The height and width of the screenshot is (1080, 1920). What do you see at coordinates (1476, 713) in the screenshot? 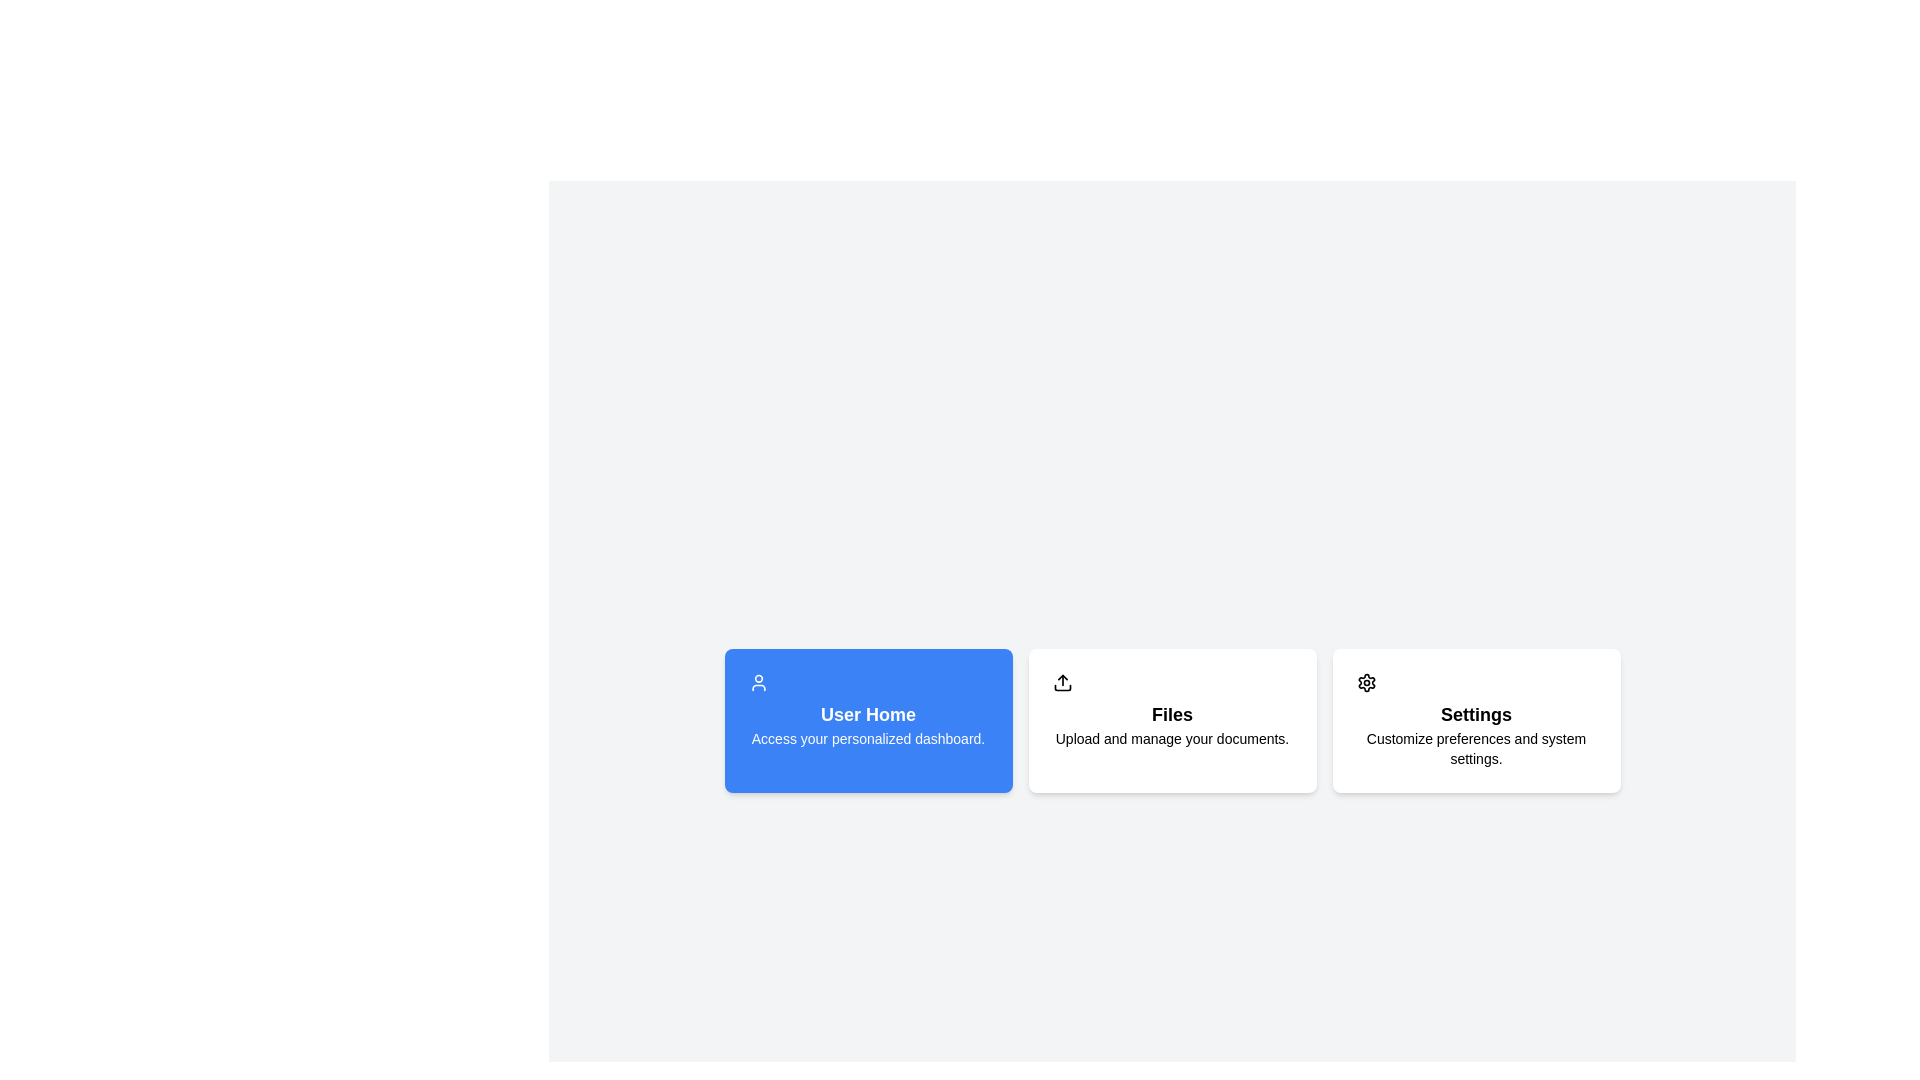
I see `header label text 'Settings' located in the third card, positioned above the description text and aligned to the right of the icon` at bounding box center [1476, 713].